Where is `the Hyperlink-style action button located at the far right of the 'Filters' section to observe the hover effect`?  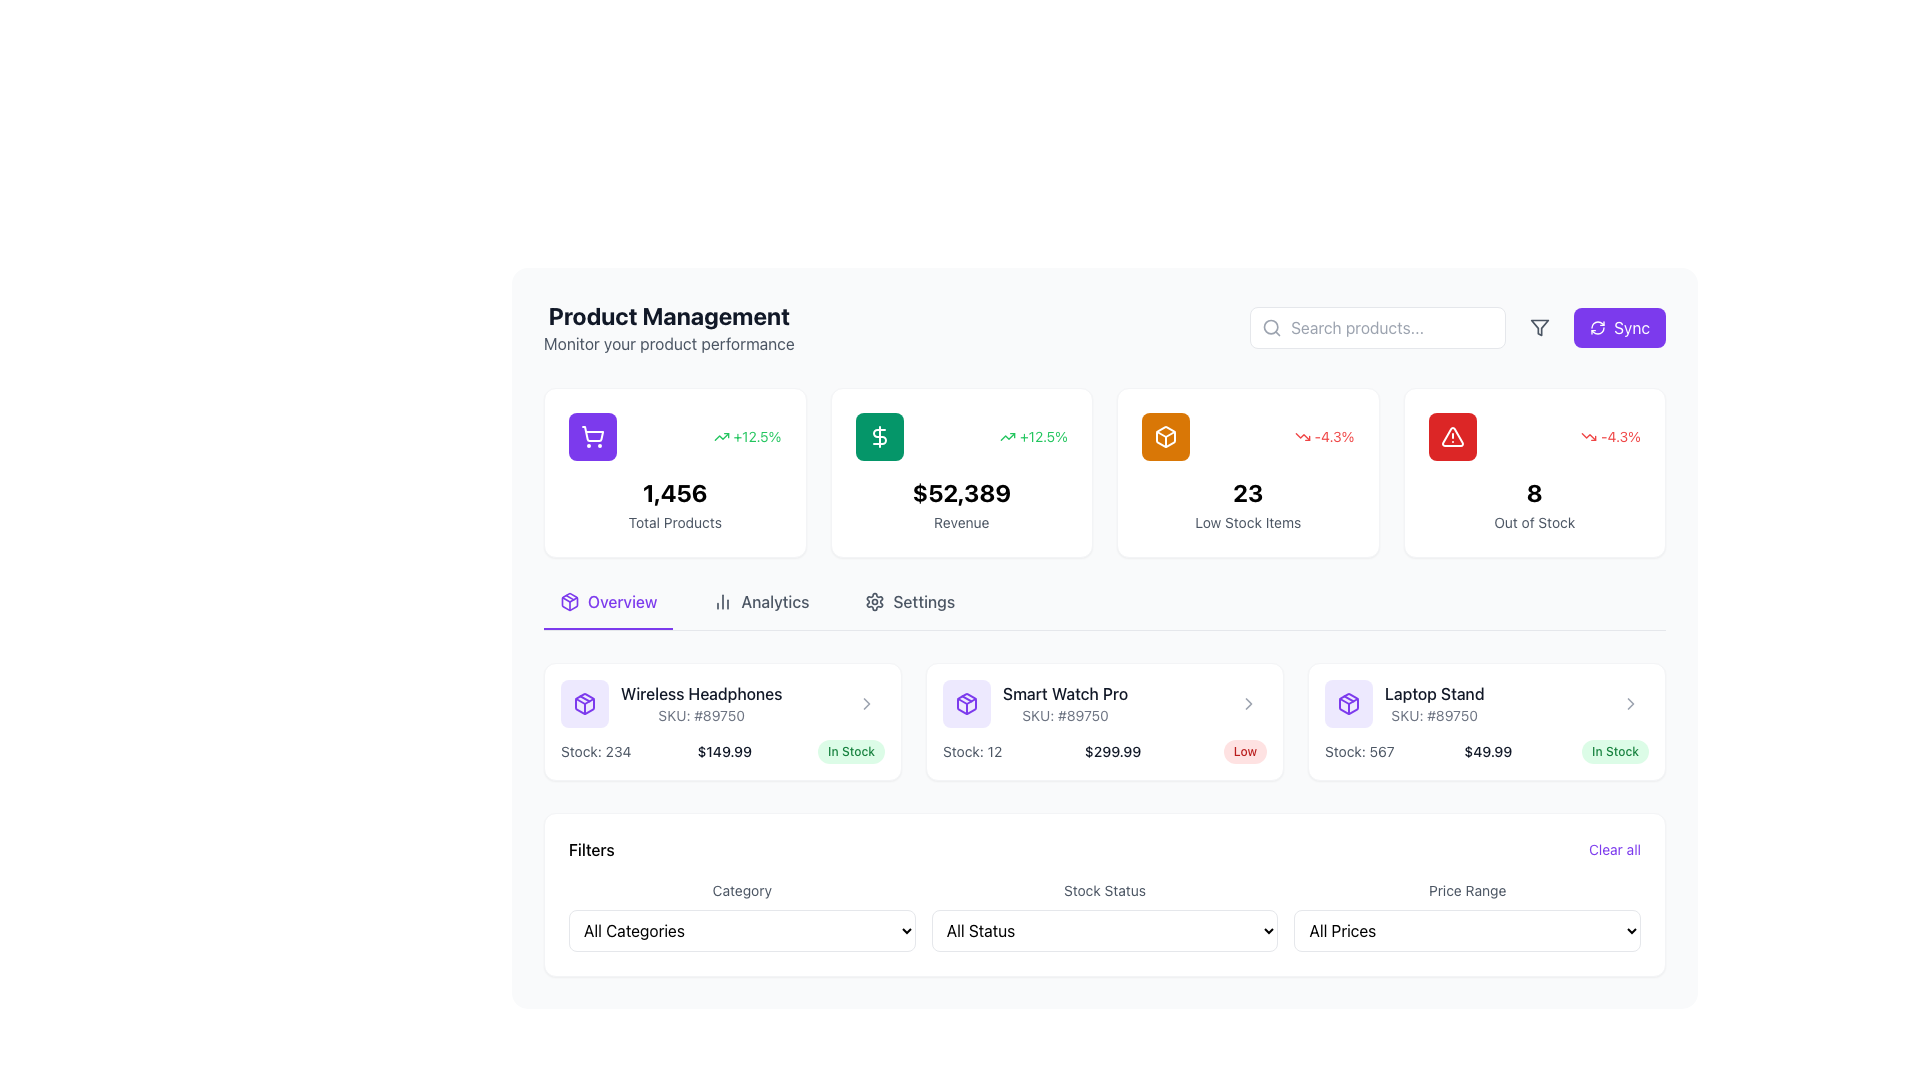
the Hyperlink-style action button located at the far right of the 'Filters' section to observe the hover effect is located at coordinates (1614, 849).